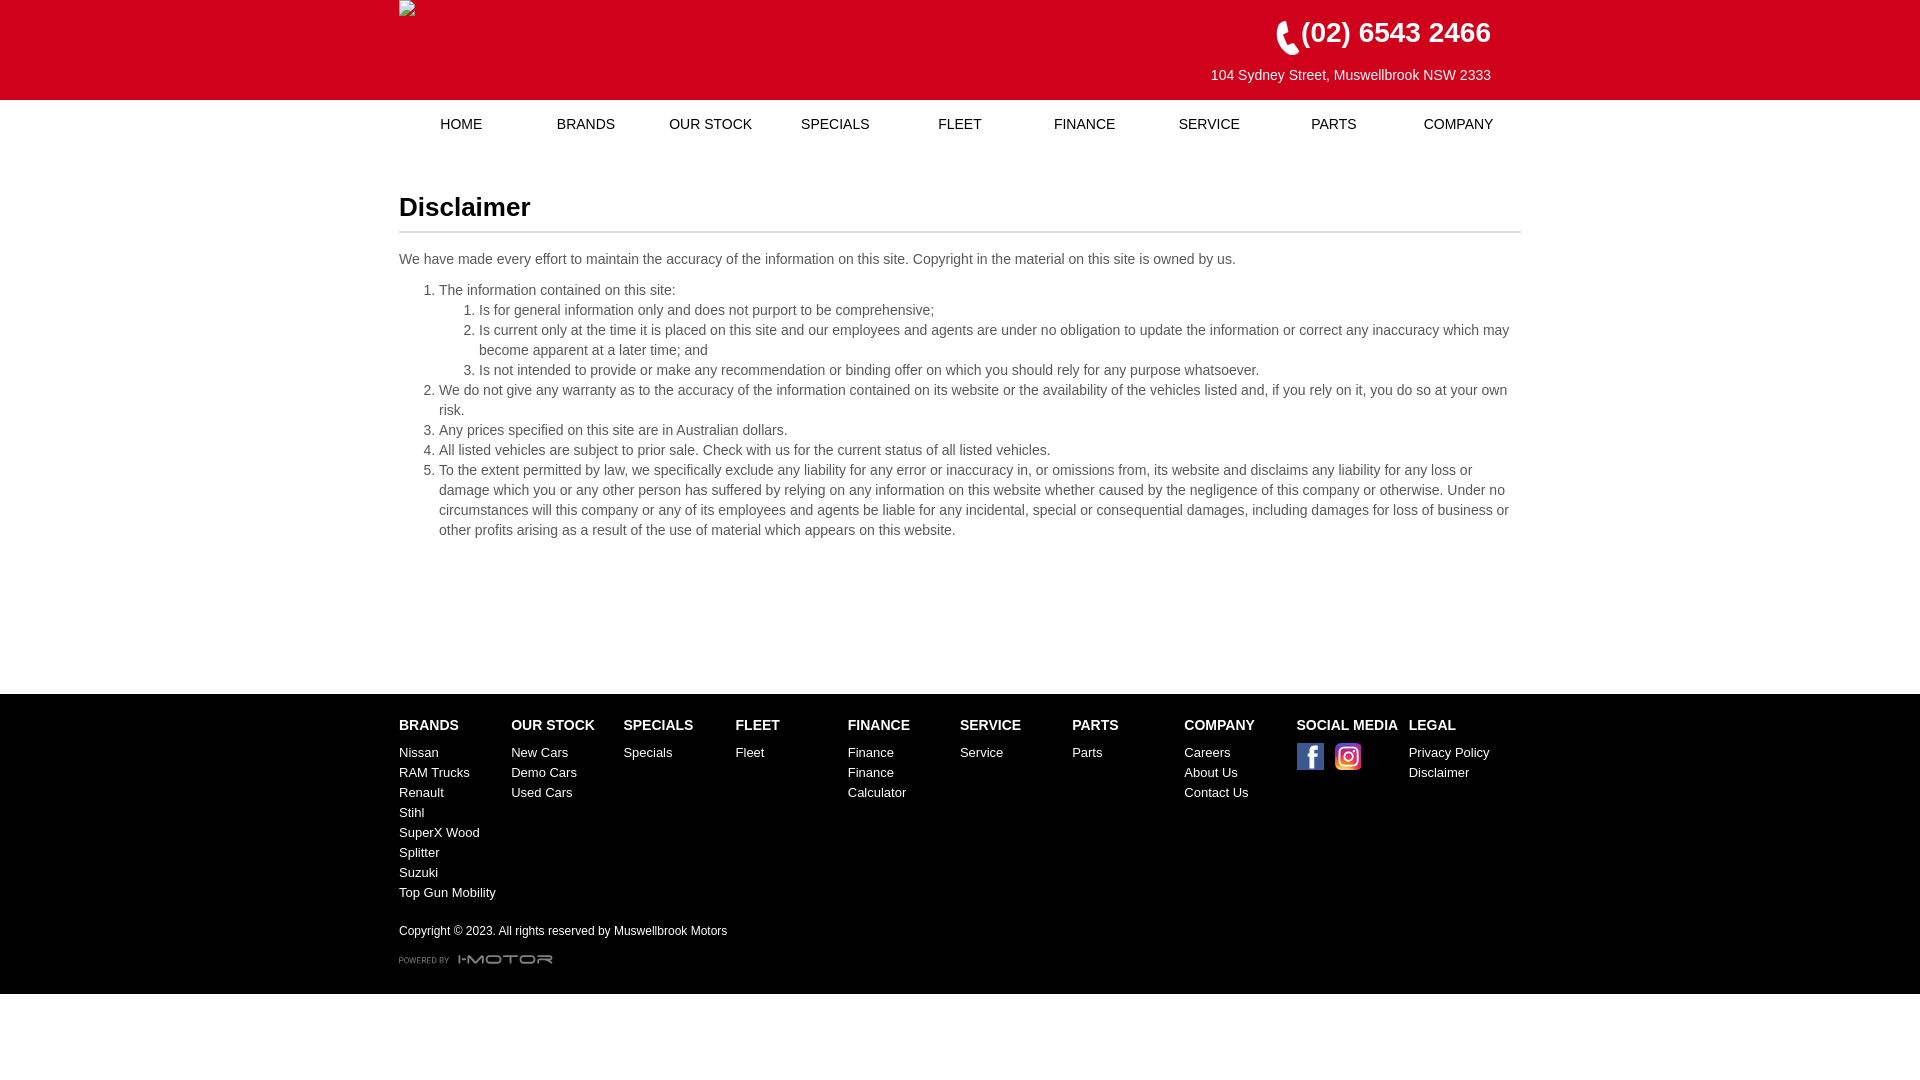 Image resolution: width=1920 pixels, height=1080 pixels. Describe the element at coordinates (460, 124) in the screenshot. I see `'HOME'` at that location.